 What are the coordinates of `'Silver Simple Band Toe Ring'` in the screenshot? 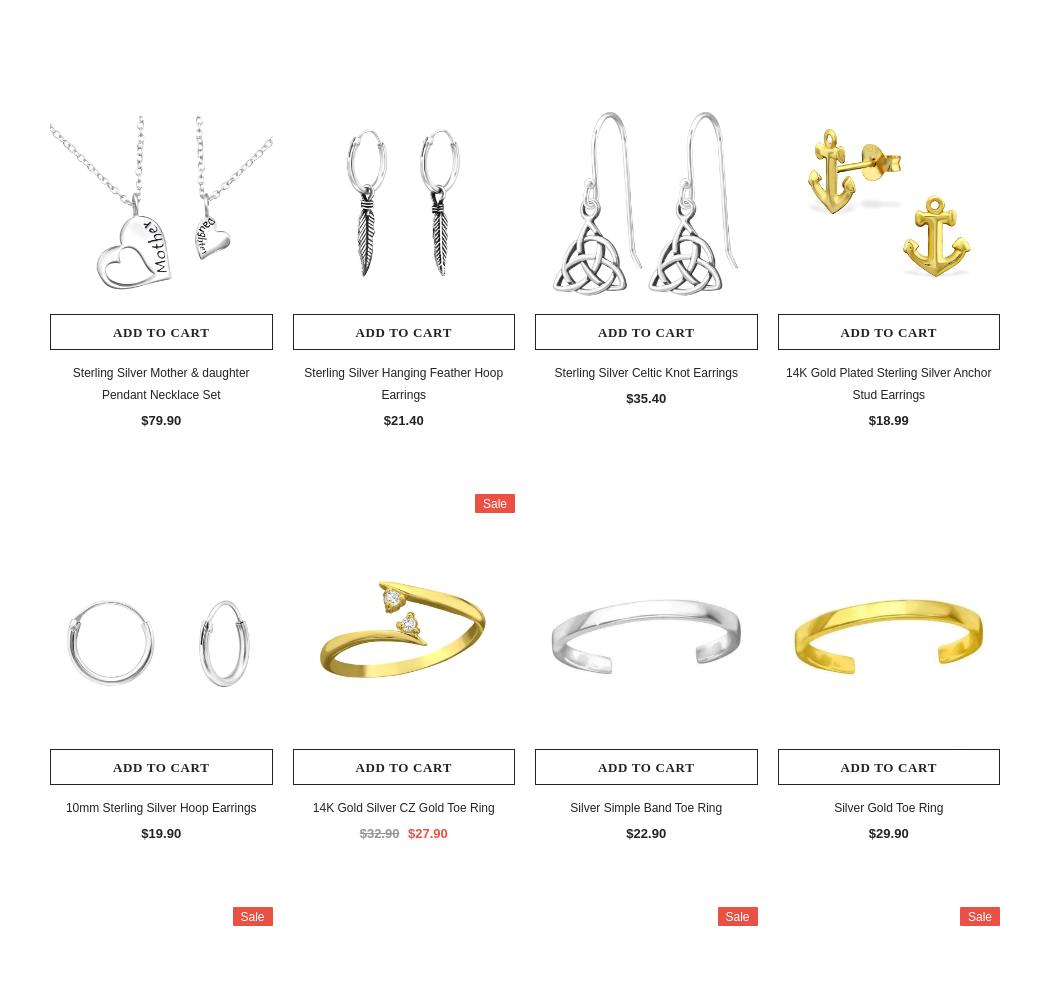 It's located at (569, 805).